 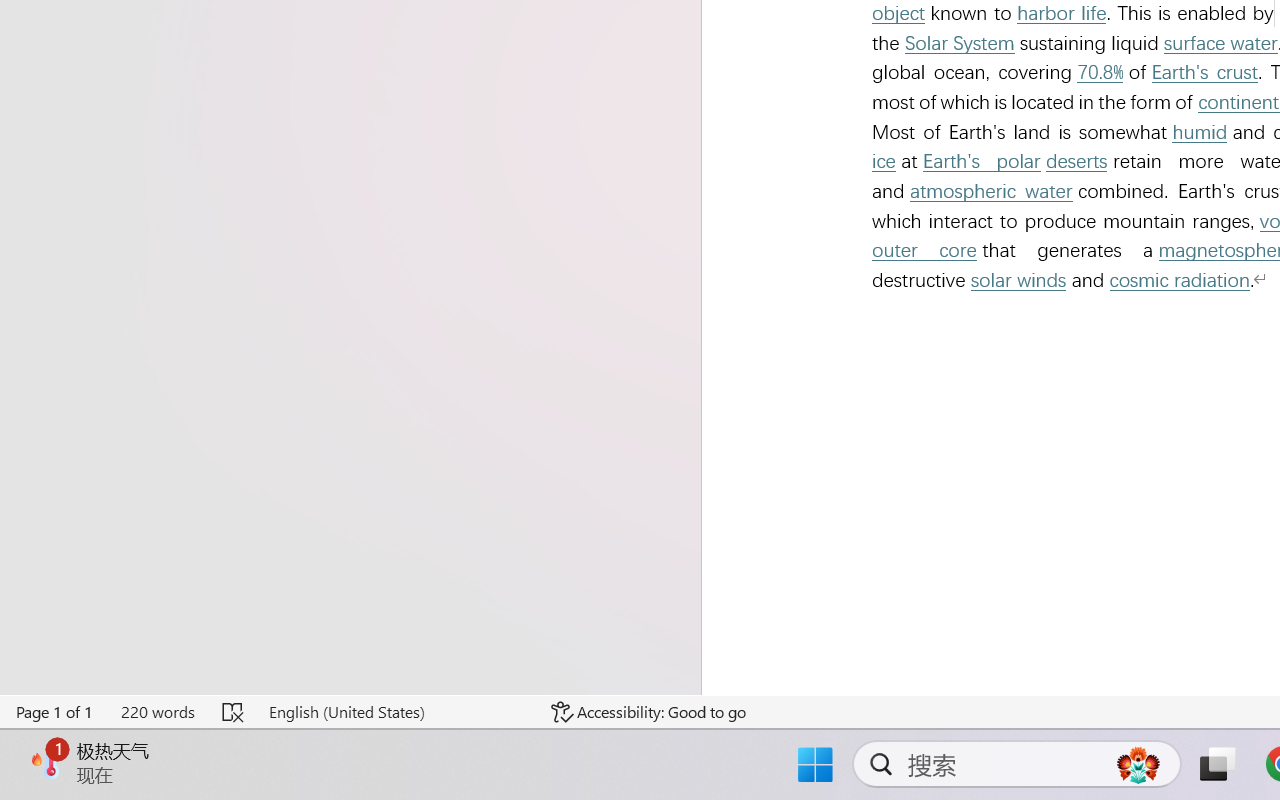 I want to click on 'Earth', so click(x=1204, y=72).